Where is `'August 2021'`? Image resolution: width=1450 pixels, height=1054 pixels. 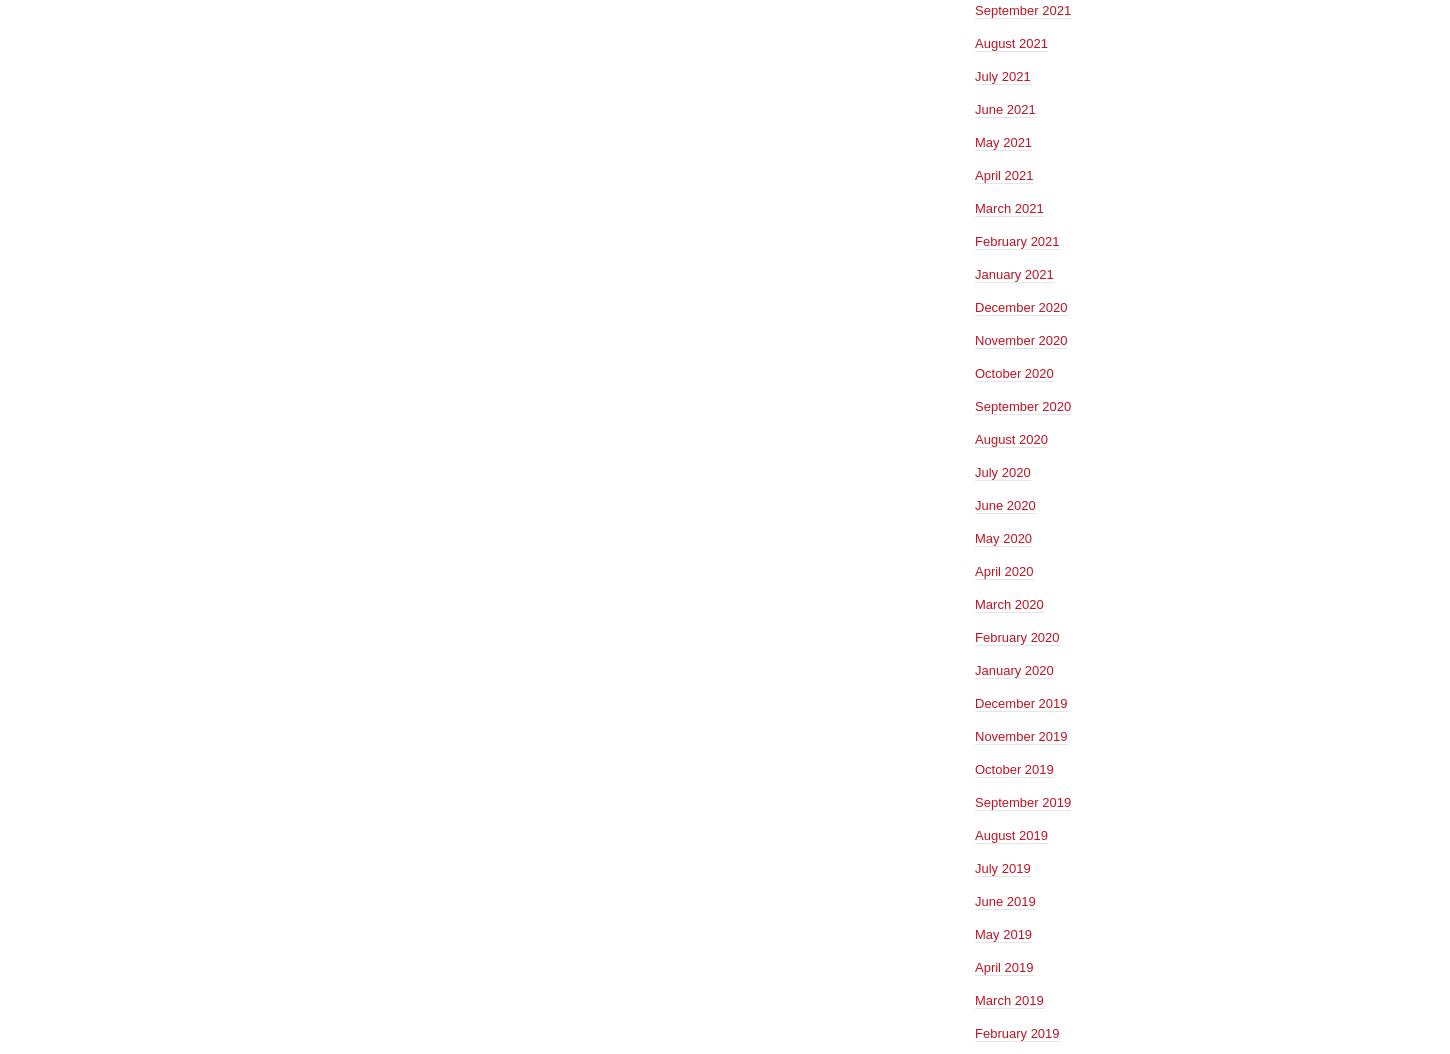 'August 2021' is located at coordinates (1011, 42).